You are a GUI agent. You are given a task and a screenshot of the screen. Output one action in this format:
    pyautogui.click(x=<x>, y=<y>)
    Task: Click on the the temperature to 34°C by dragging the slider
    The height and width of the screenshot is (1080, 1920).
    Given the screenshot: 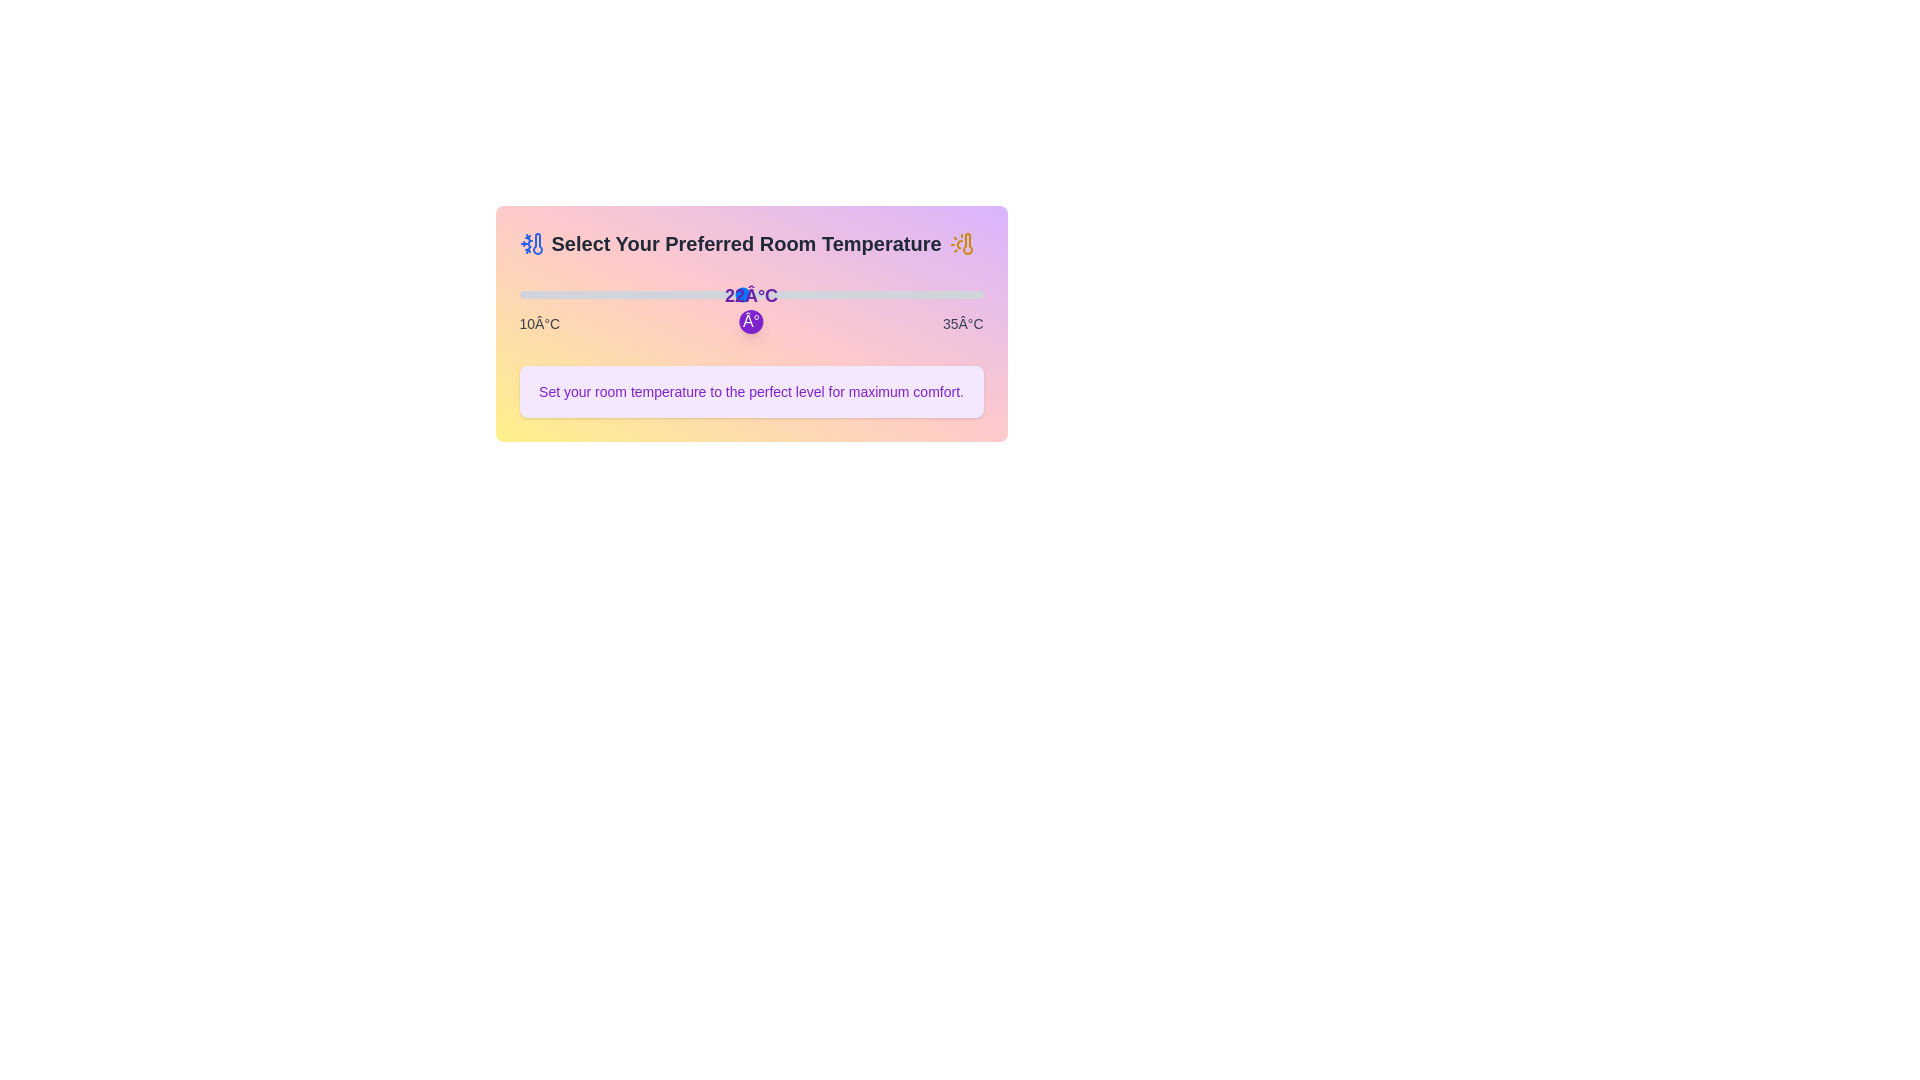 What is the action you would take?
    pyautogui.click(x=964, y=294)
    